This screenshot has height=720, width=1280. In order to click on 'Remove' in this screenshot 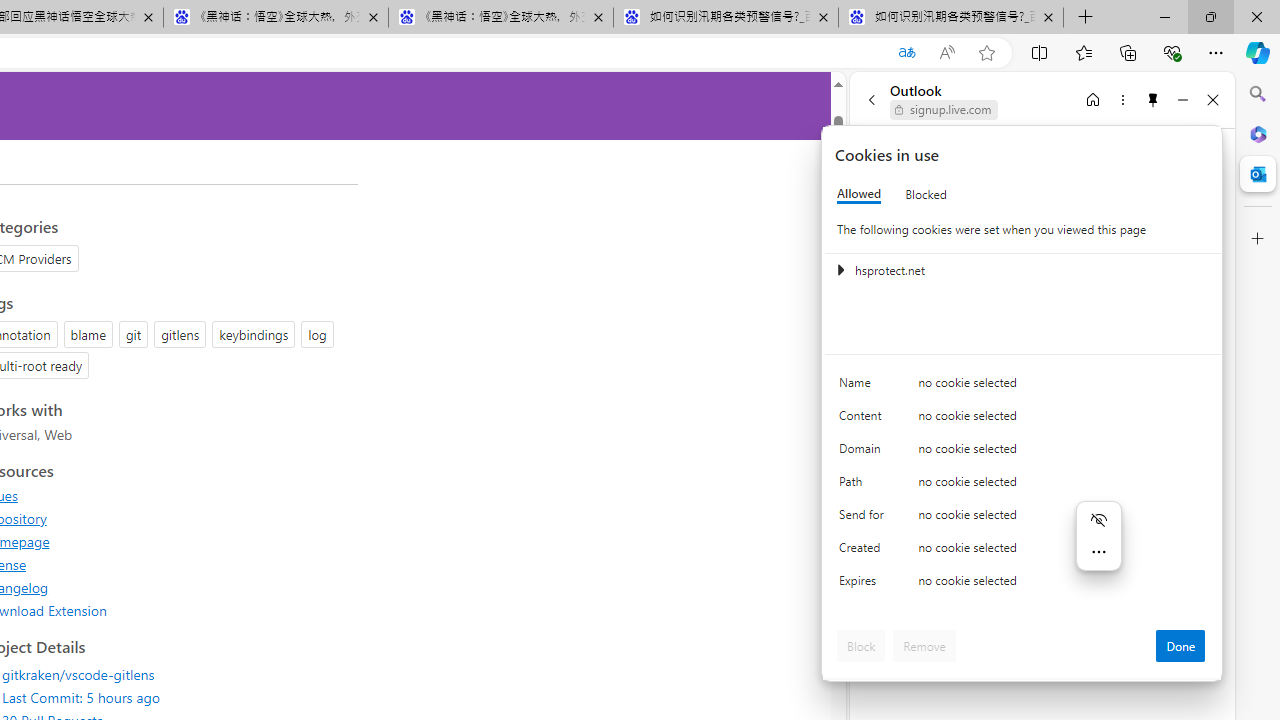, I will do `click(923, 645)`.